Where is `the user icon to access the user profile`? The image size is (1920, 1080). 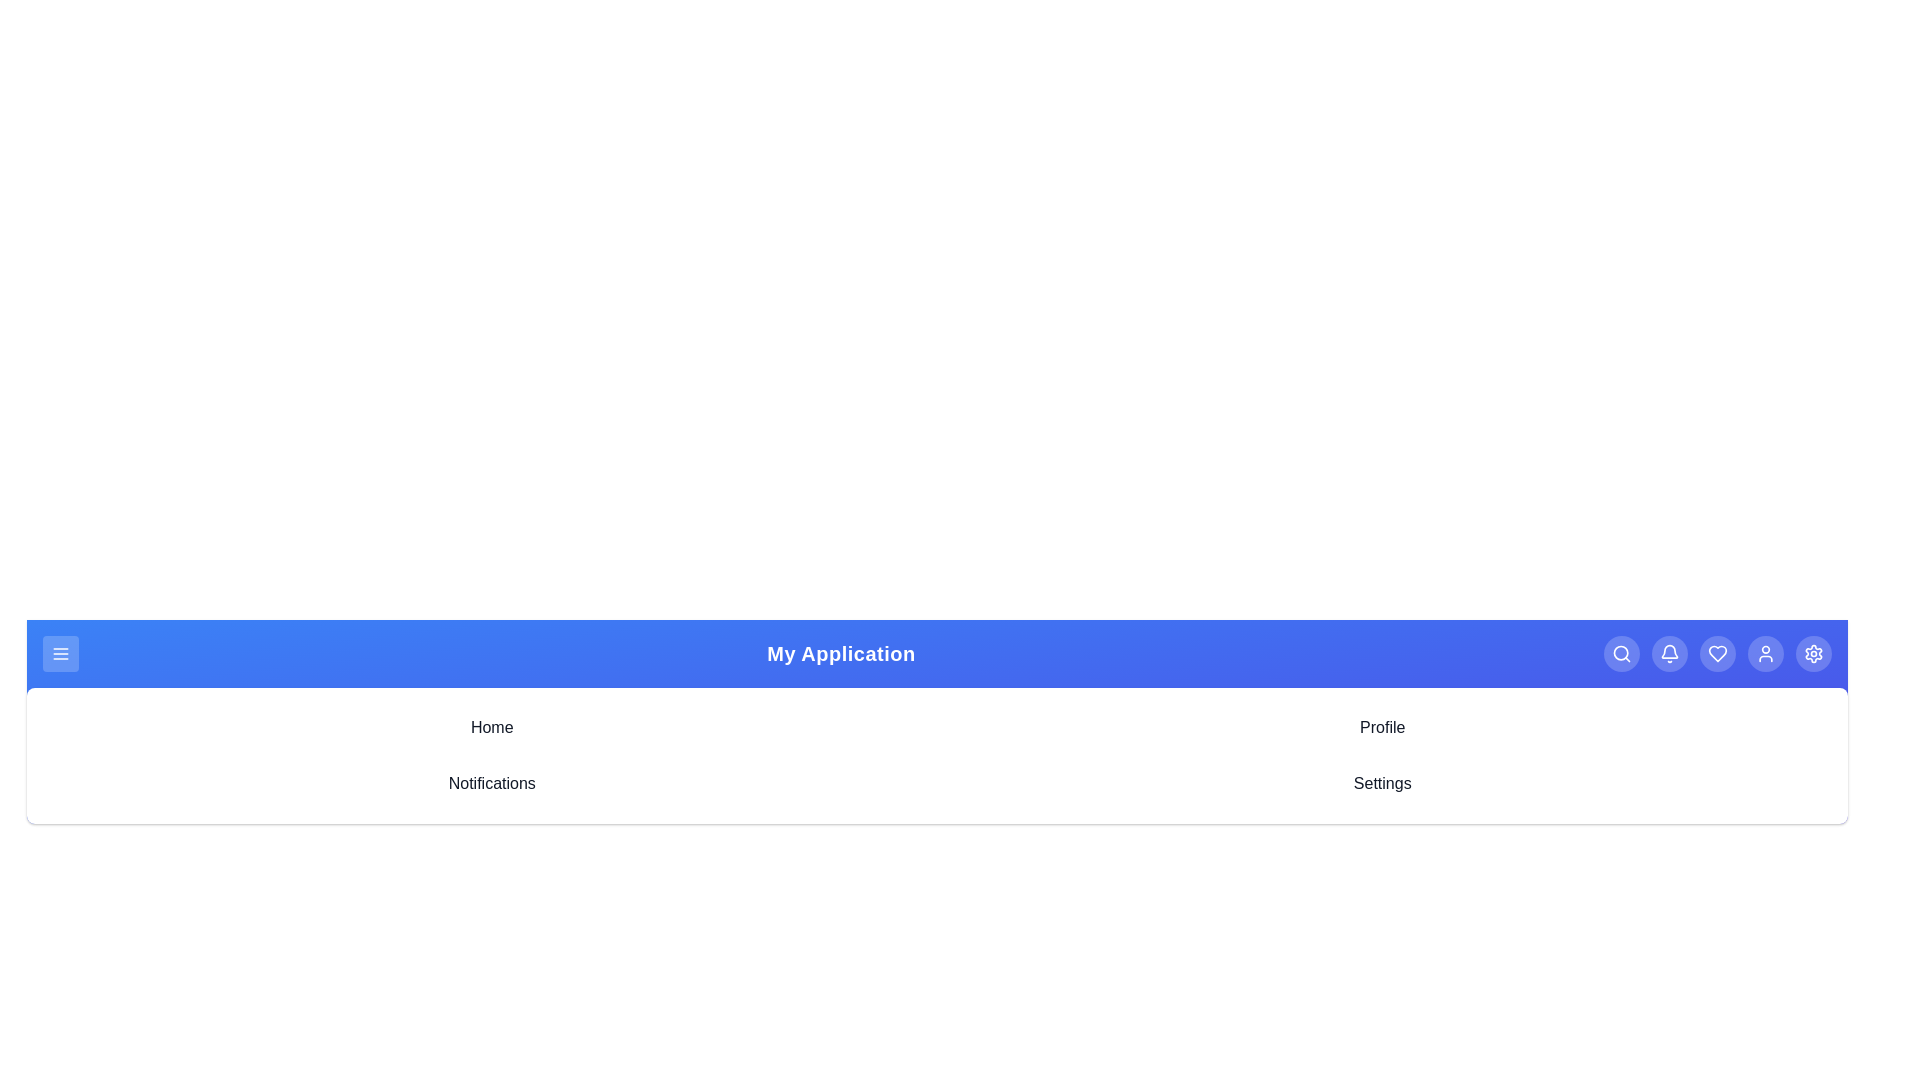
the user icon to access the user profile is located at coordinates (1766, 654).